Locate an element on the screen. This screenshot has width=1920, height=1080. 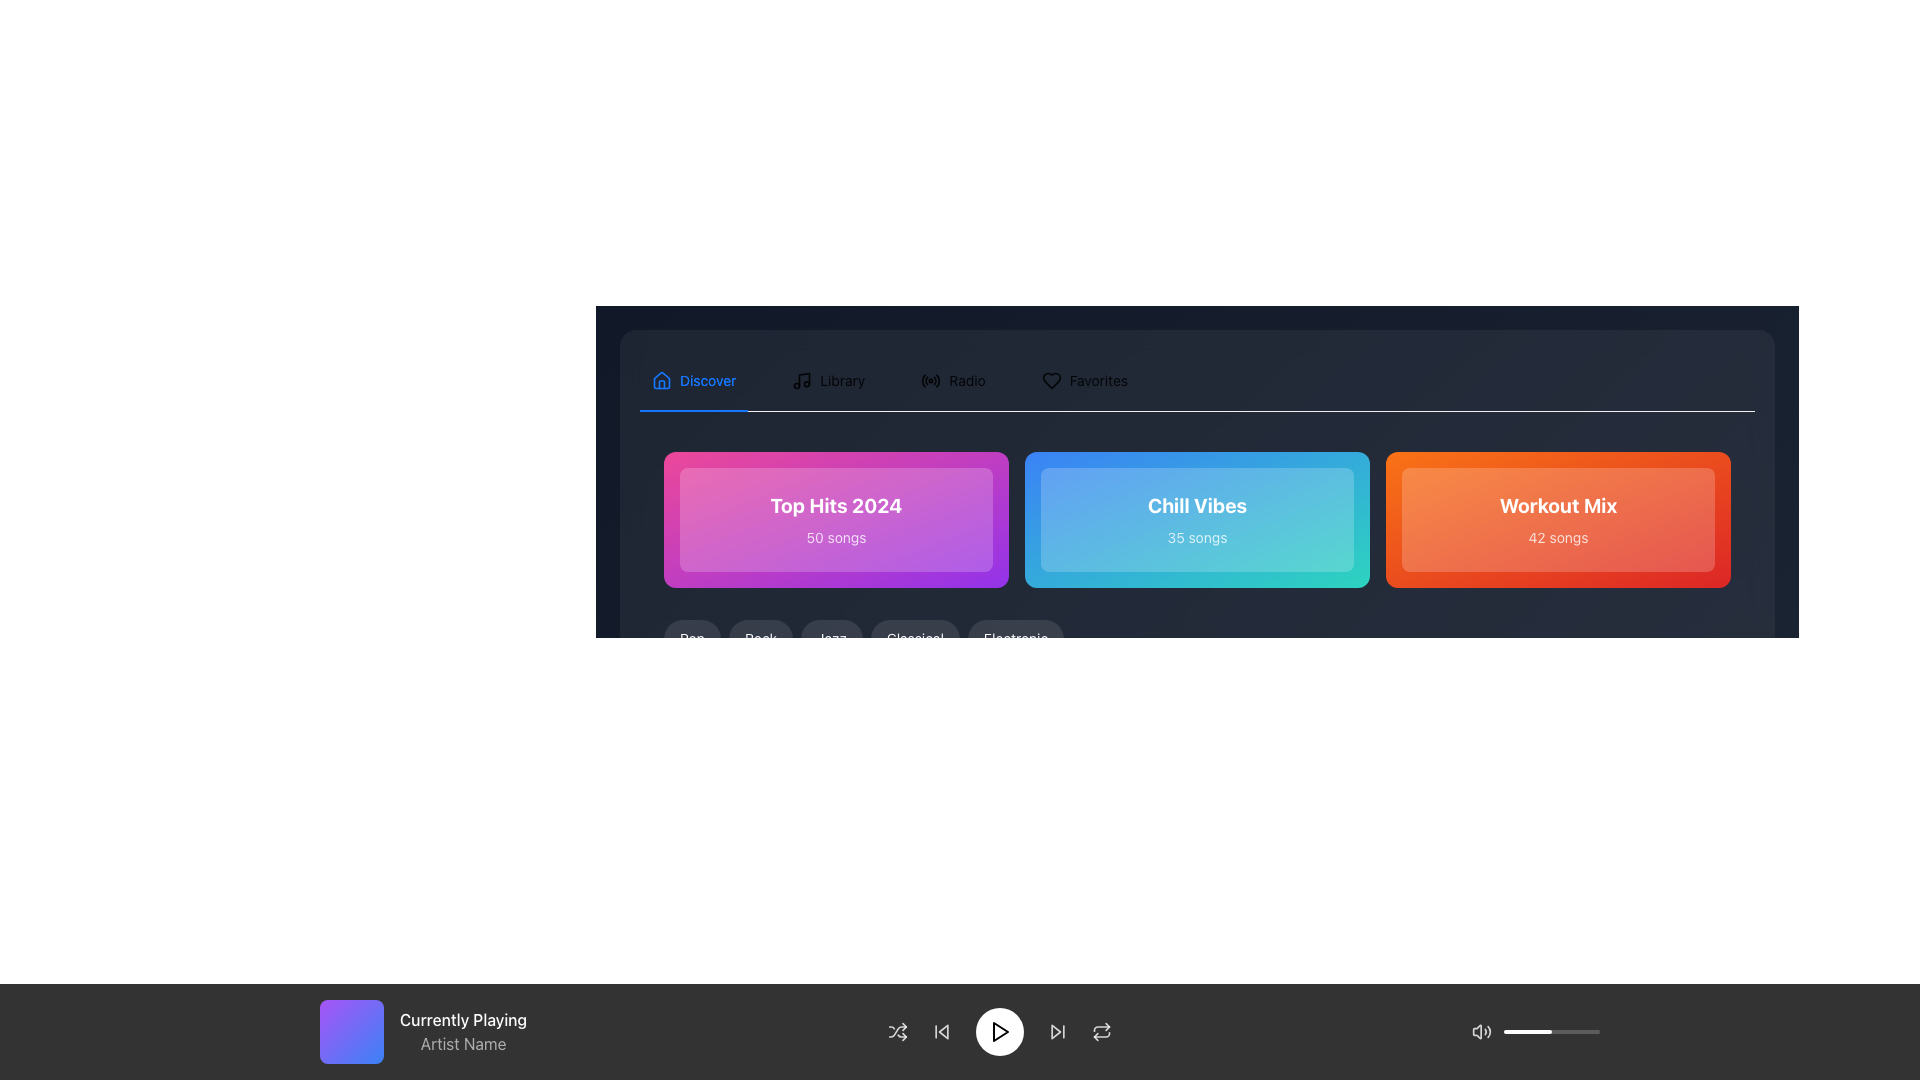
the 'previous track' button located in the playback control bar, which is the second element from the left, to skip to the previous track in the playback queue is located at coordinates (940, 1032).